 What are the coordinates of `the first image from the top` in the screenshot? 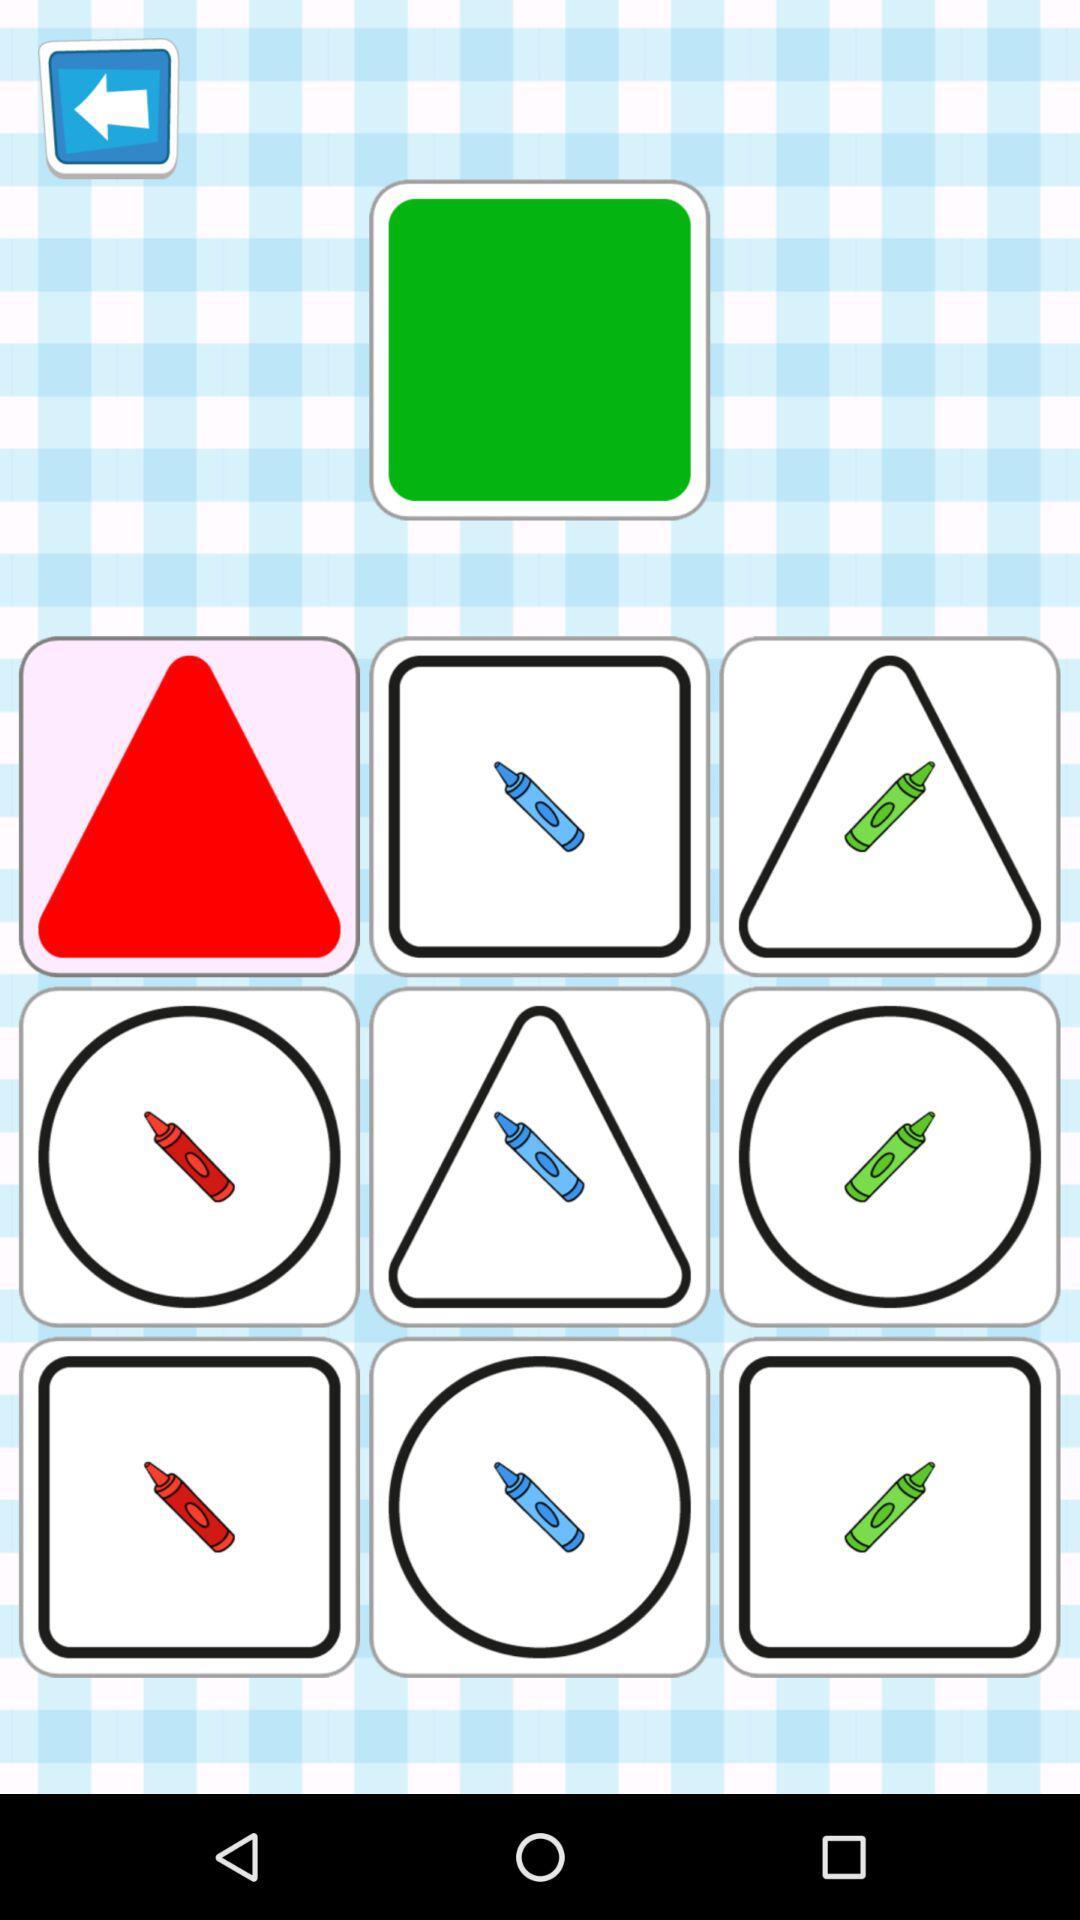 It's located at (540, 350).